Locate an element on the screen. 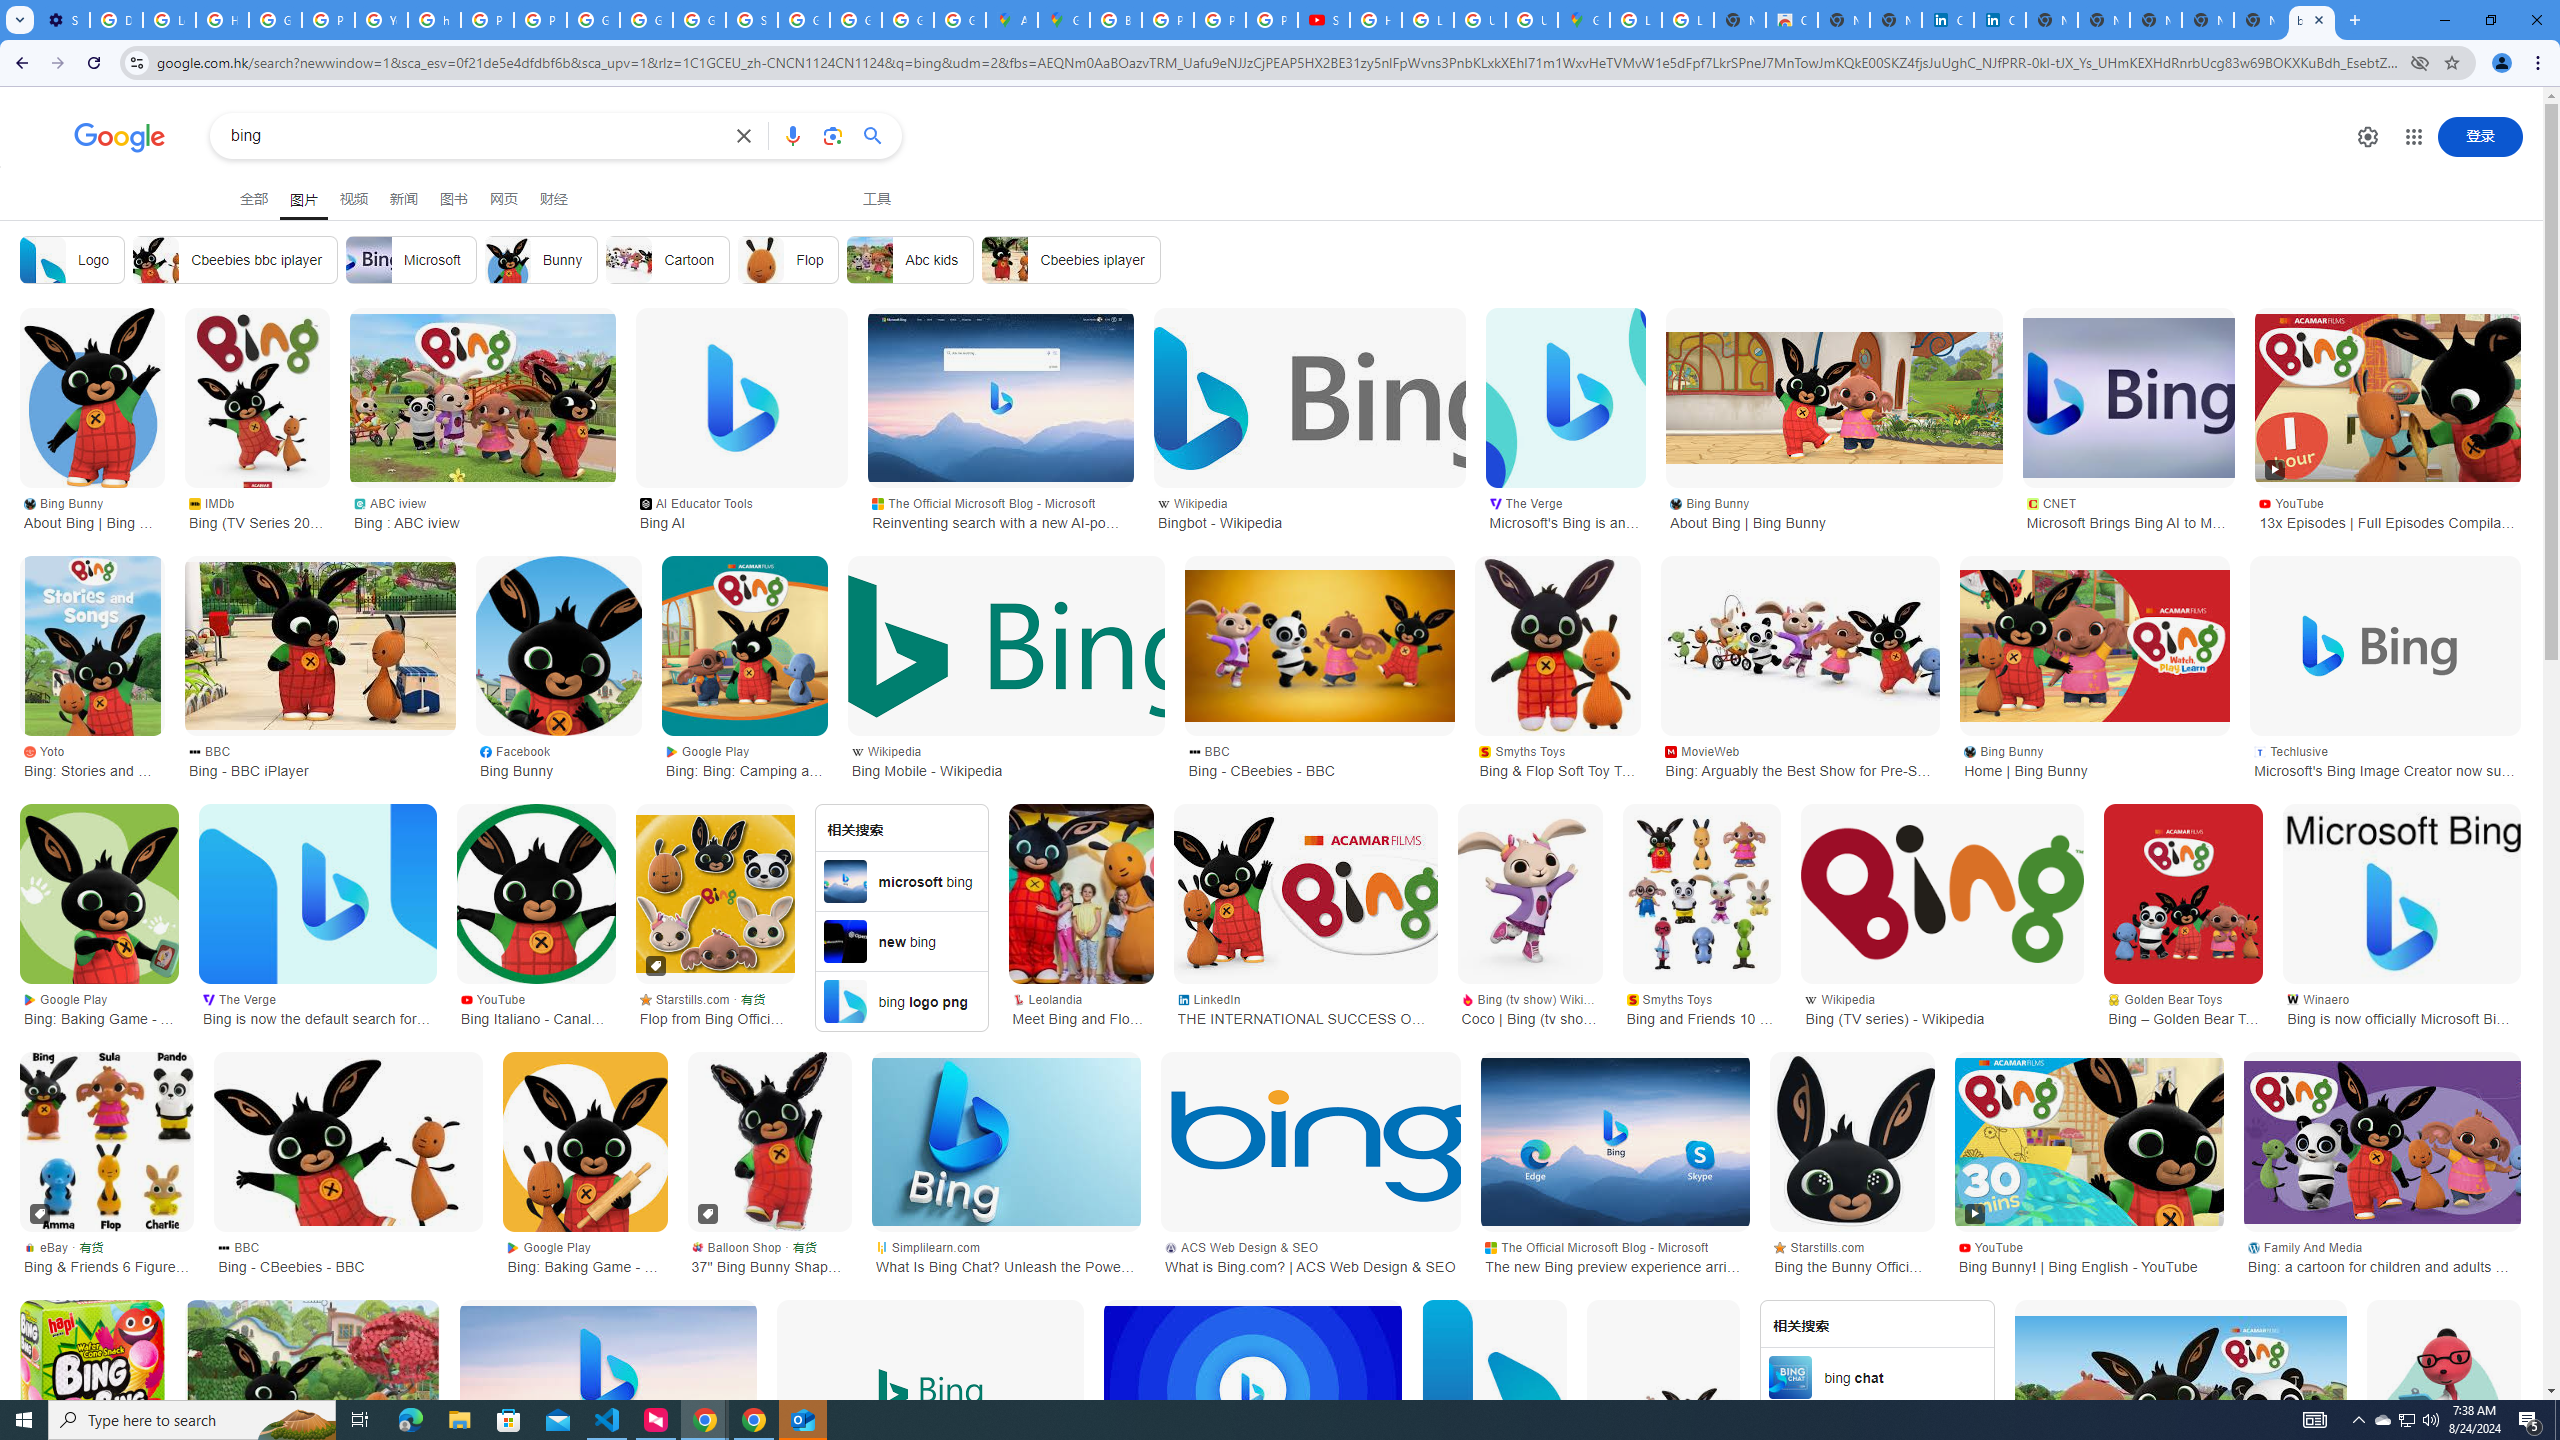  'Sign in - Google Accounts' is located at coordinates (750, 19).